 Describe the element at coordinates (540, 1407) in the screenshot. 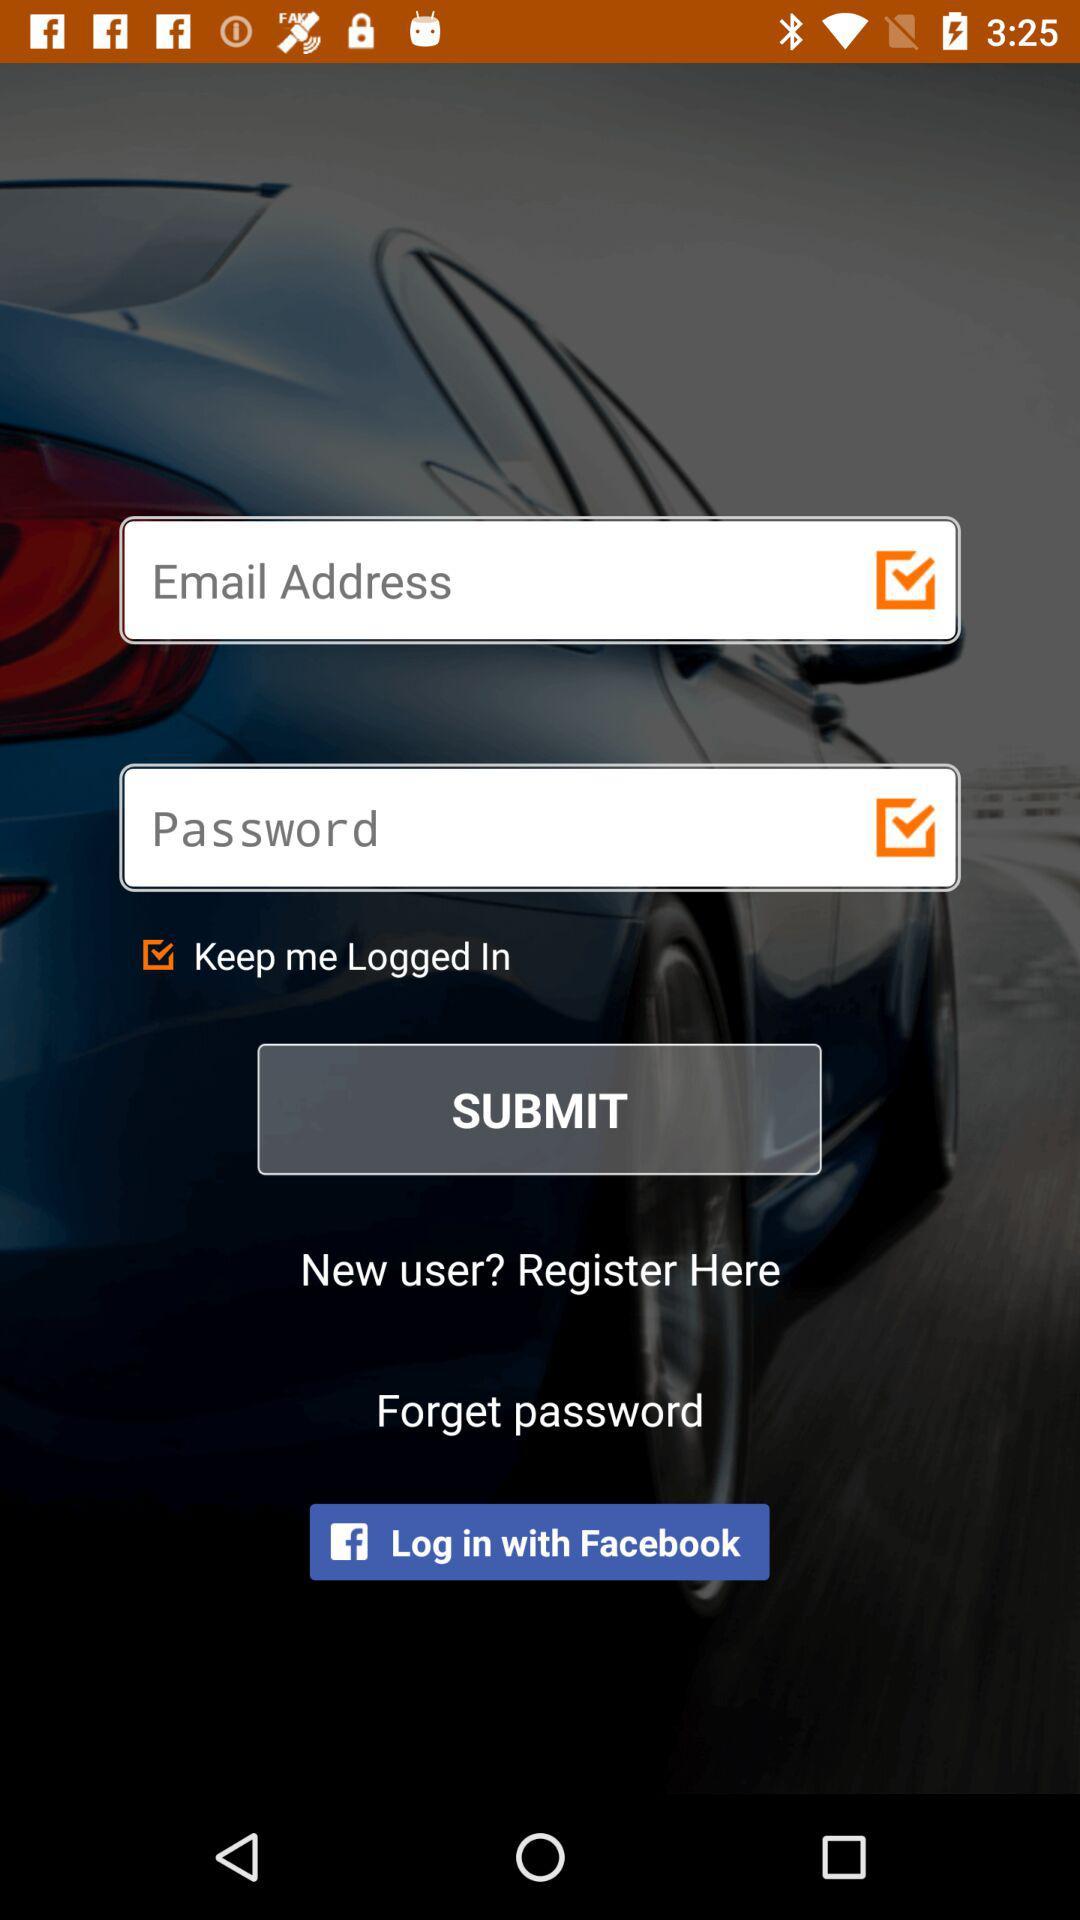

I see `forget password` at that location.